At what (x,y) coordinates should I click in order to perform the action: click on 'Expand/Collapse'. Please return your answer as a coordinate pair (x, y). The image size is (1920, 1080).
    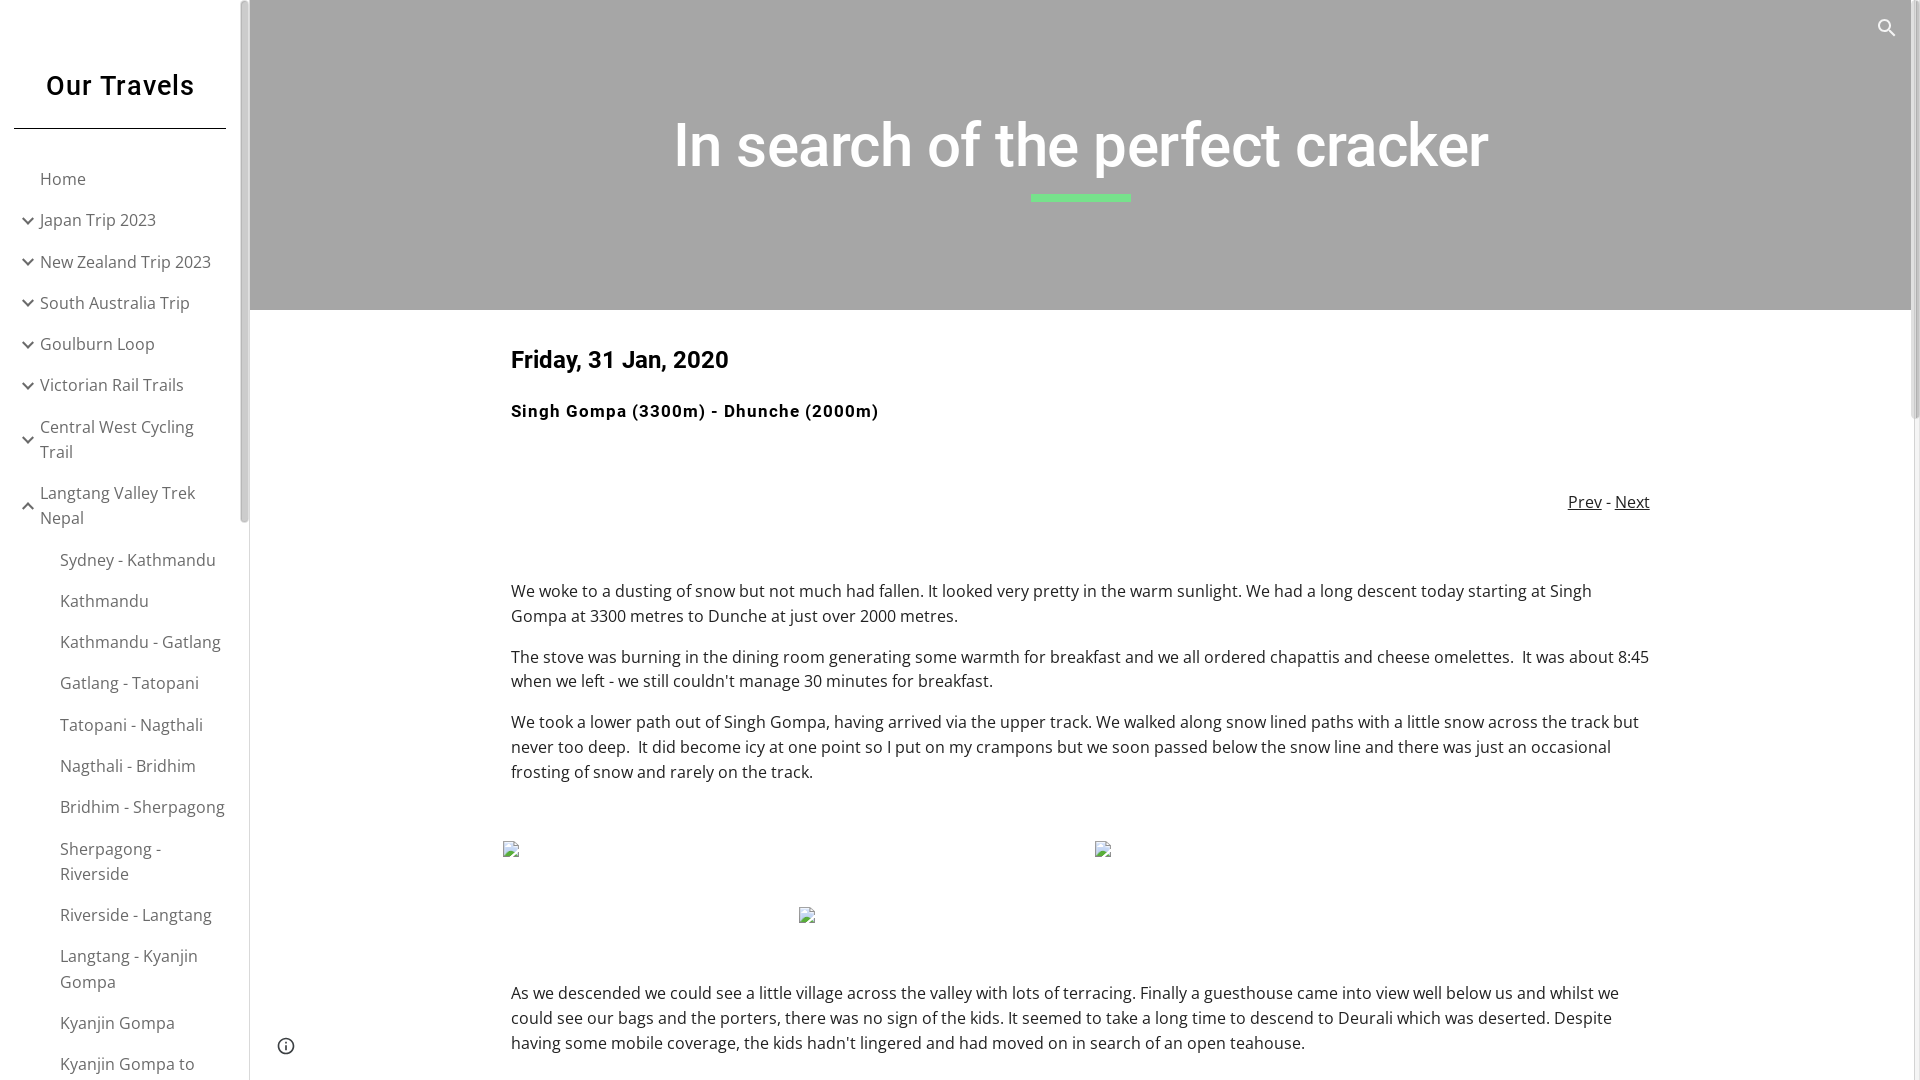
    Looking at the image, I should click on (22, 504).